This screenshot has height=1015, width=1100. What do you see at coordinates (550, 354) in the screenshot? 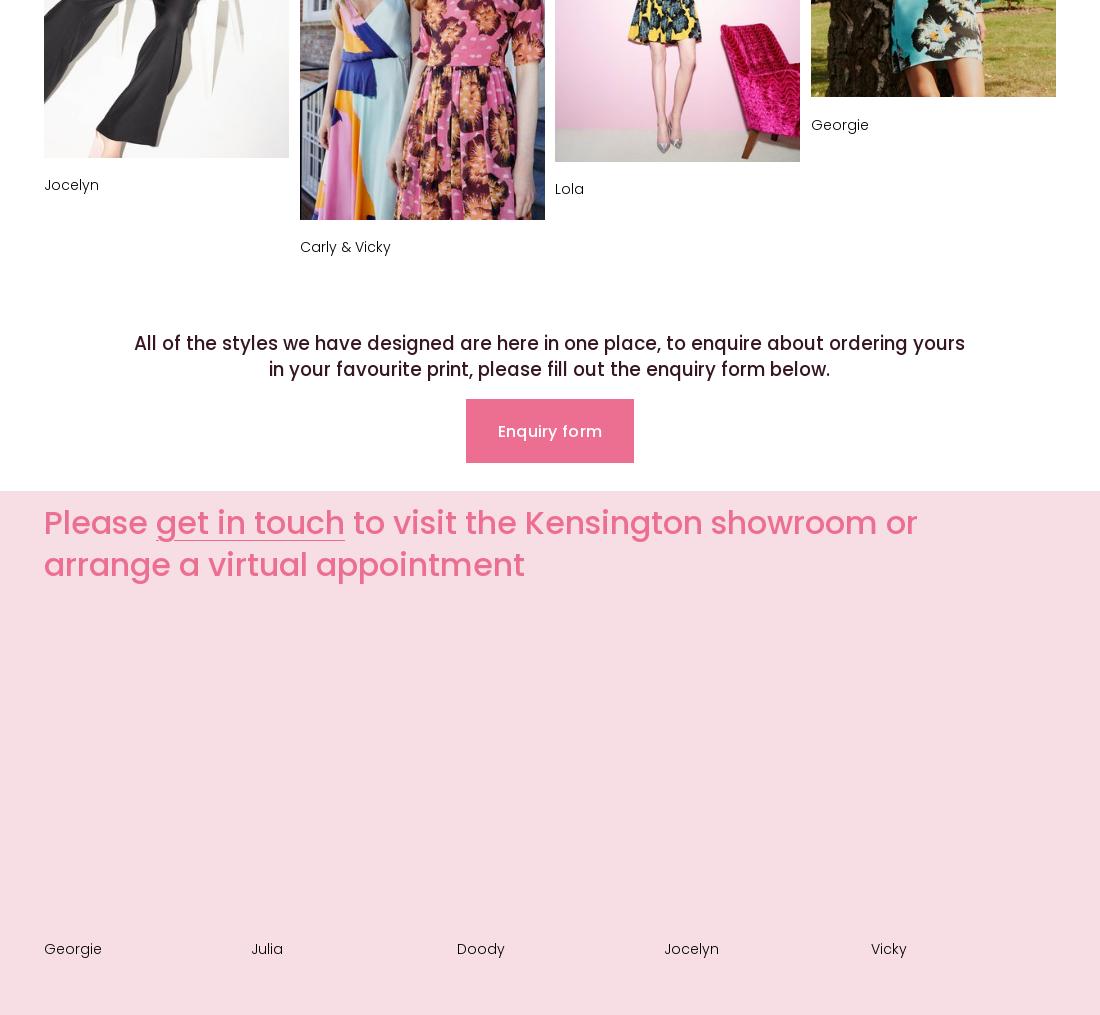
I see `'All of the styles we have designed are here in one place, to enquire about ordering yours in your favourite print, please fill out the enquiry form below.'` at bounding box center [550, 354].